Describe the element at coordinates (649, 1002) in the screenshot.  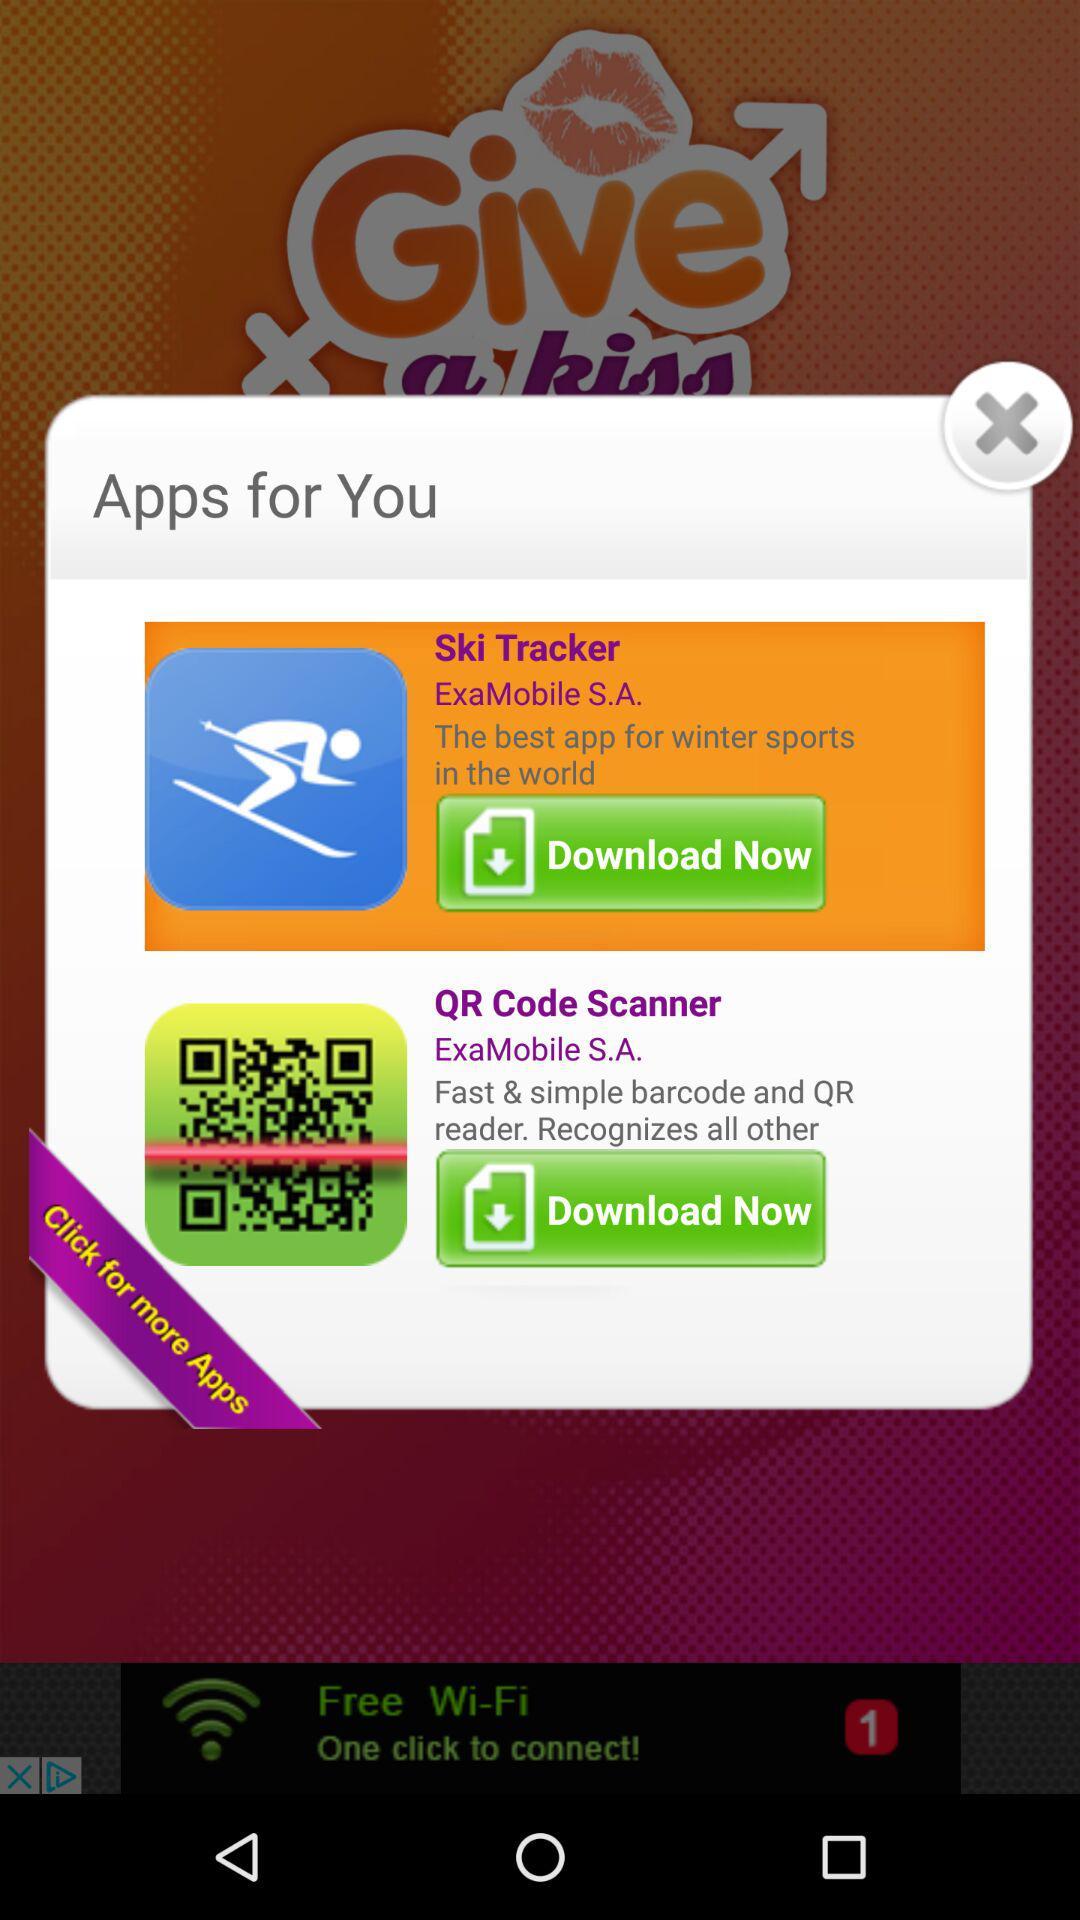
I see `the qr code scanner` at that location.